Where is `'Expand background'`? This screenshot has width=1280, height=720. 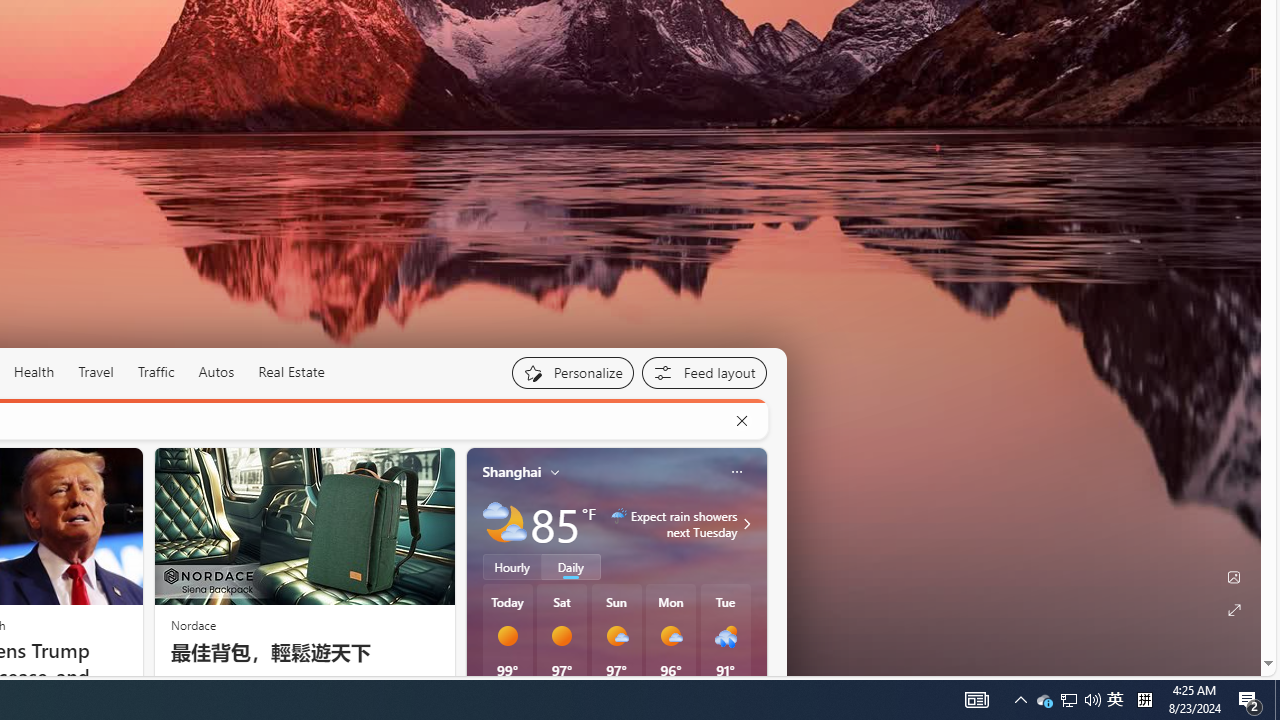
'Expand background' is located at coordinates (1232, 609).